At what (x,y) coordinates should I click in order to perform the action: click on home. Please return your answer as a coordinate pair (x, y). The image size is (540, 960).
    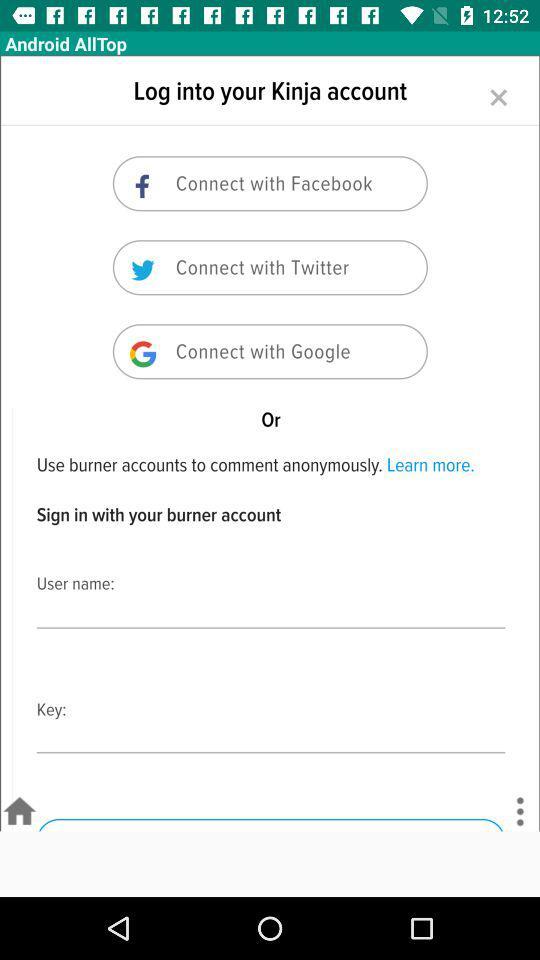
    Looking at the image, I should click on (18, 811).